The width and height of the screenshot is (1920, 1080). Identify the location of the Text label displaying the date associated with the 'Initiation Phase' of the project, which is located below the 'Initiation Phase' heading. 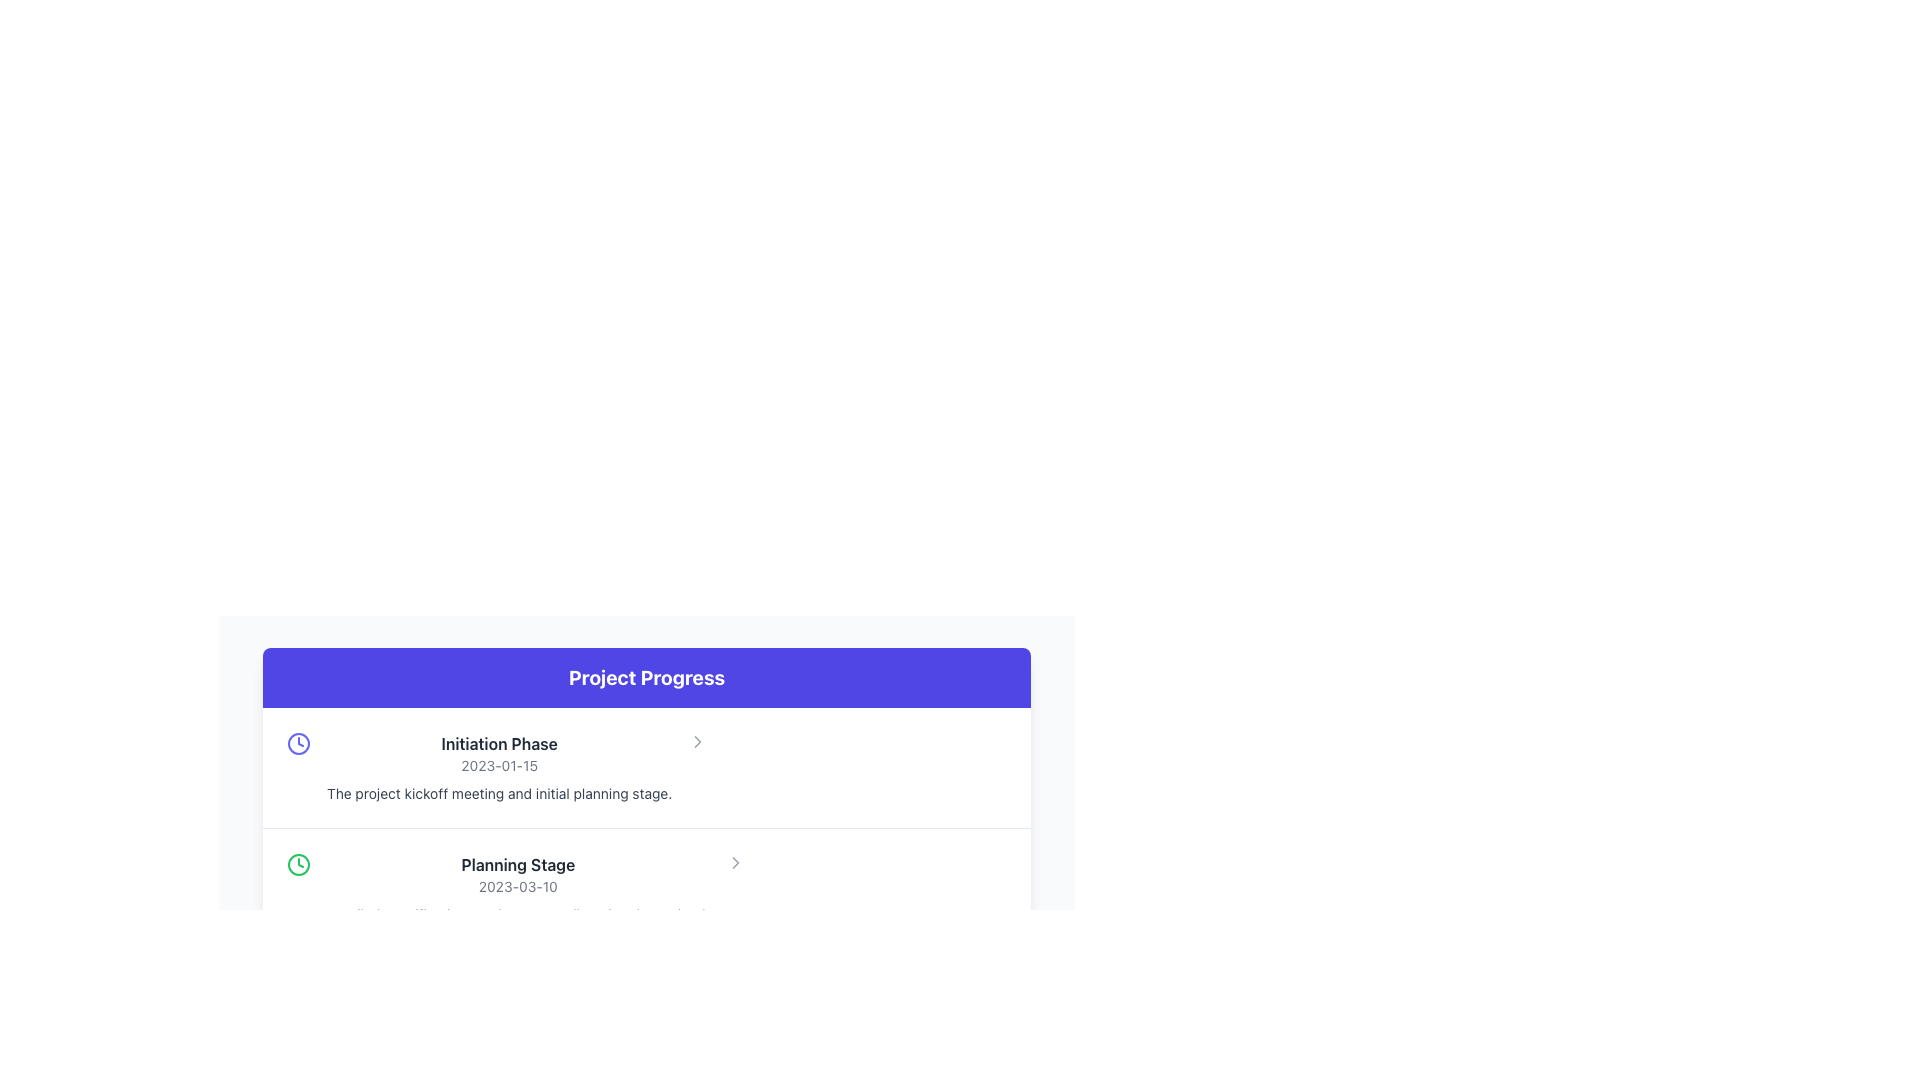
(499, 765).